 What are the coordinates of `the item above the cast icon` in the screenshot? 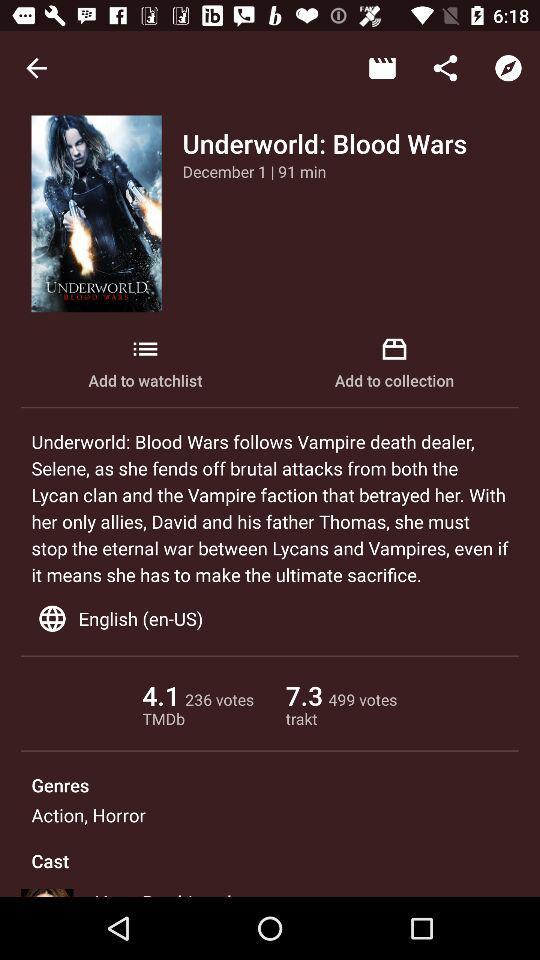 It's located at (87, 815).